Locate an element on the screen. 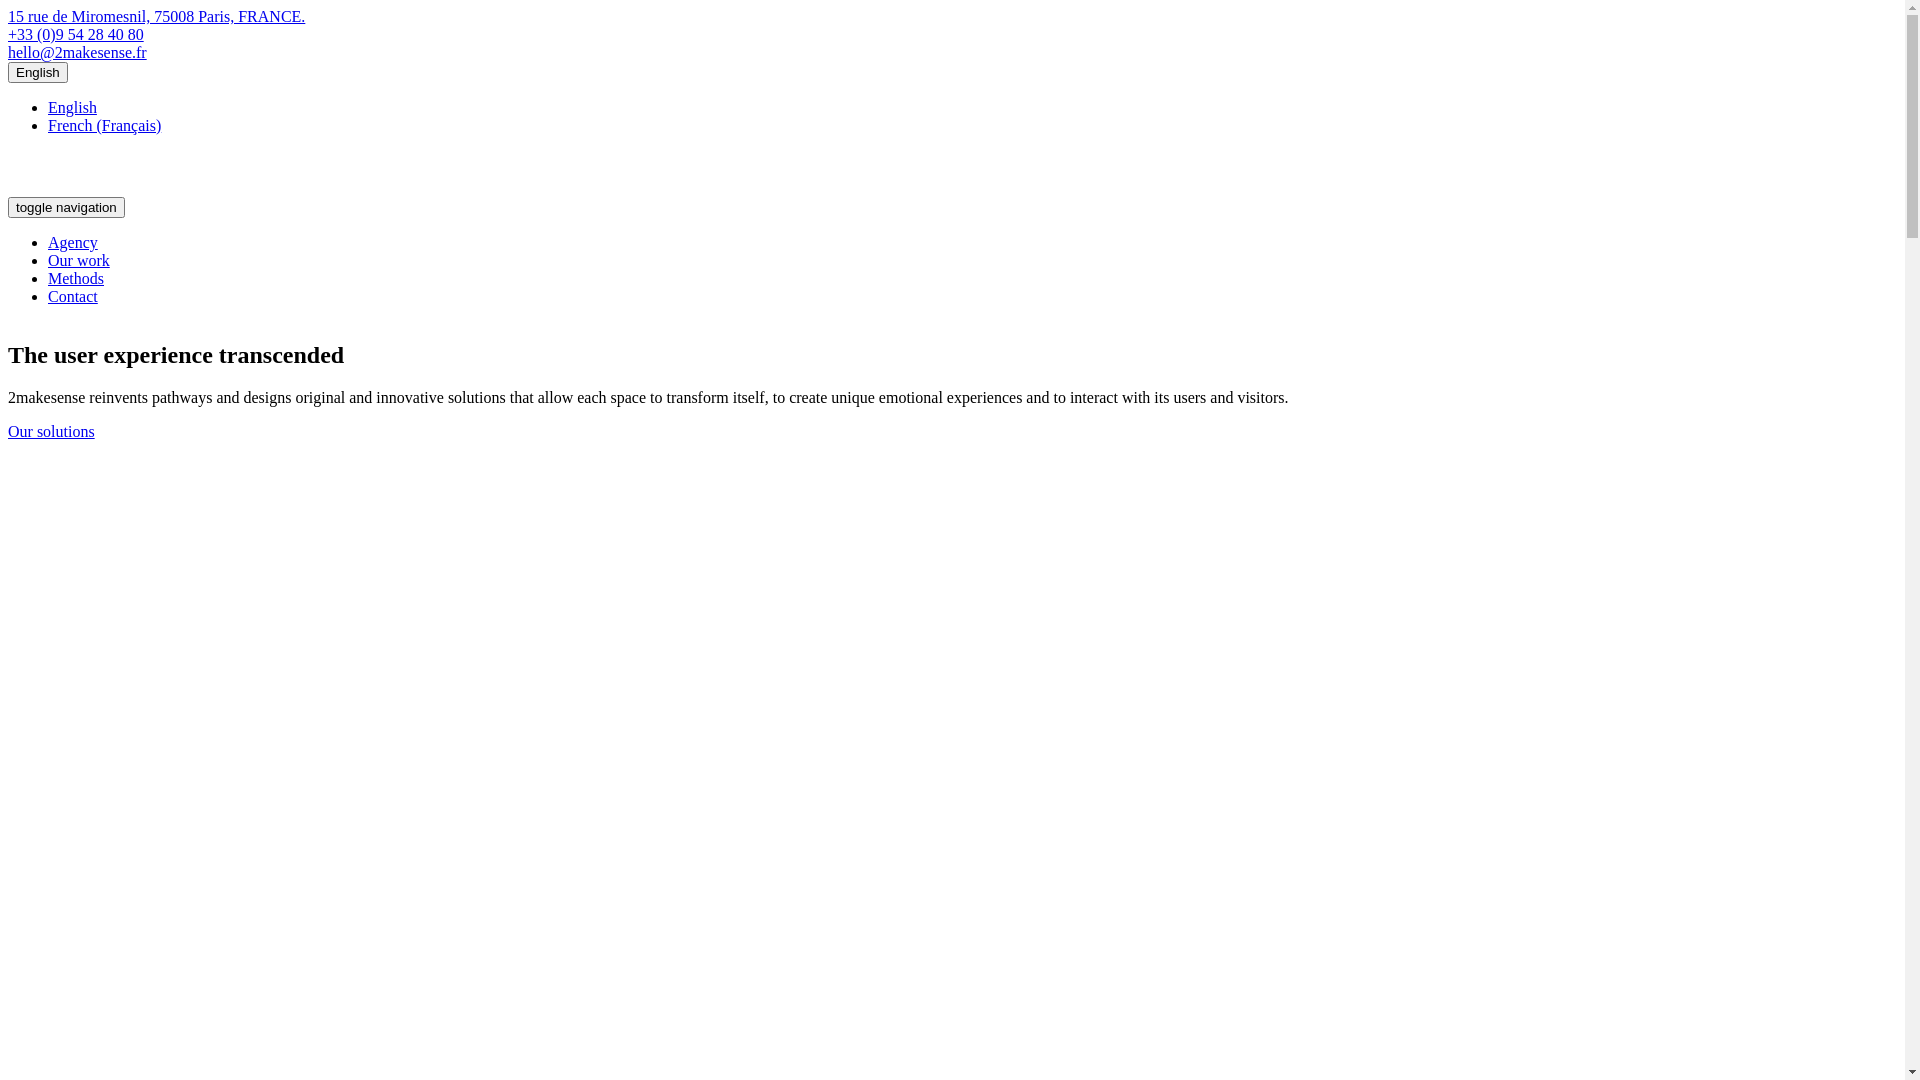 Image resolution: width=1920 pixels, height=1080 pixels. '2makesense' is located at coordinates (85, 187).